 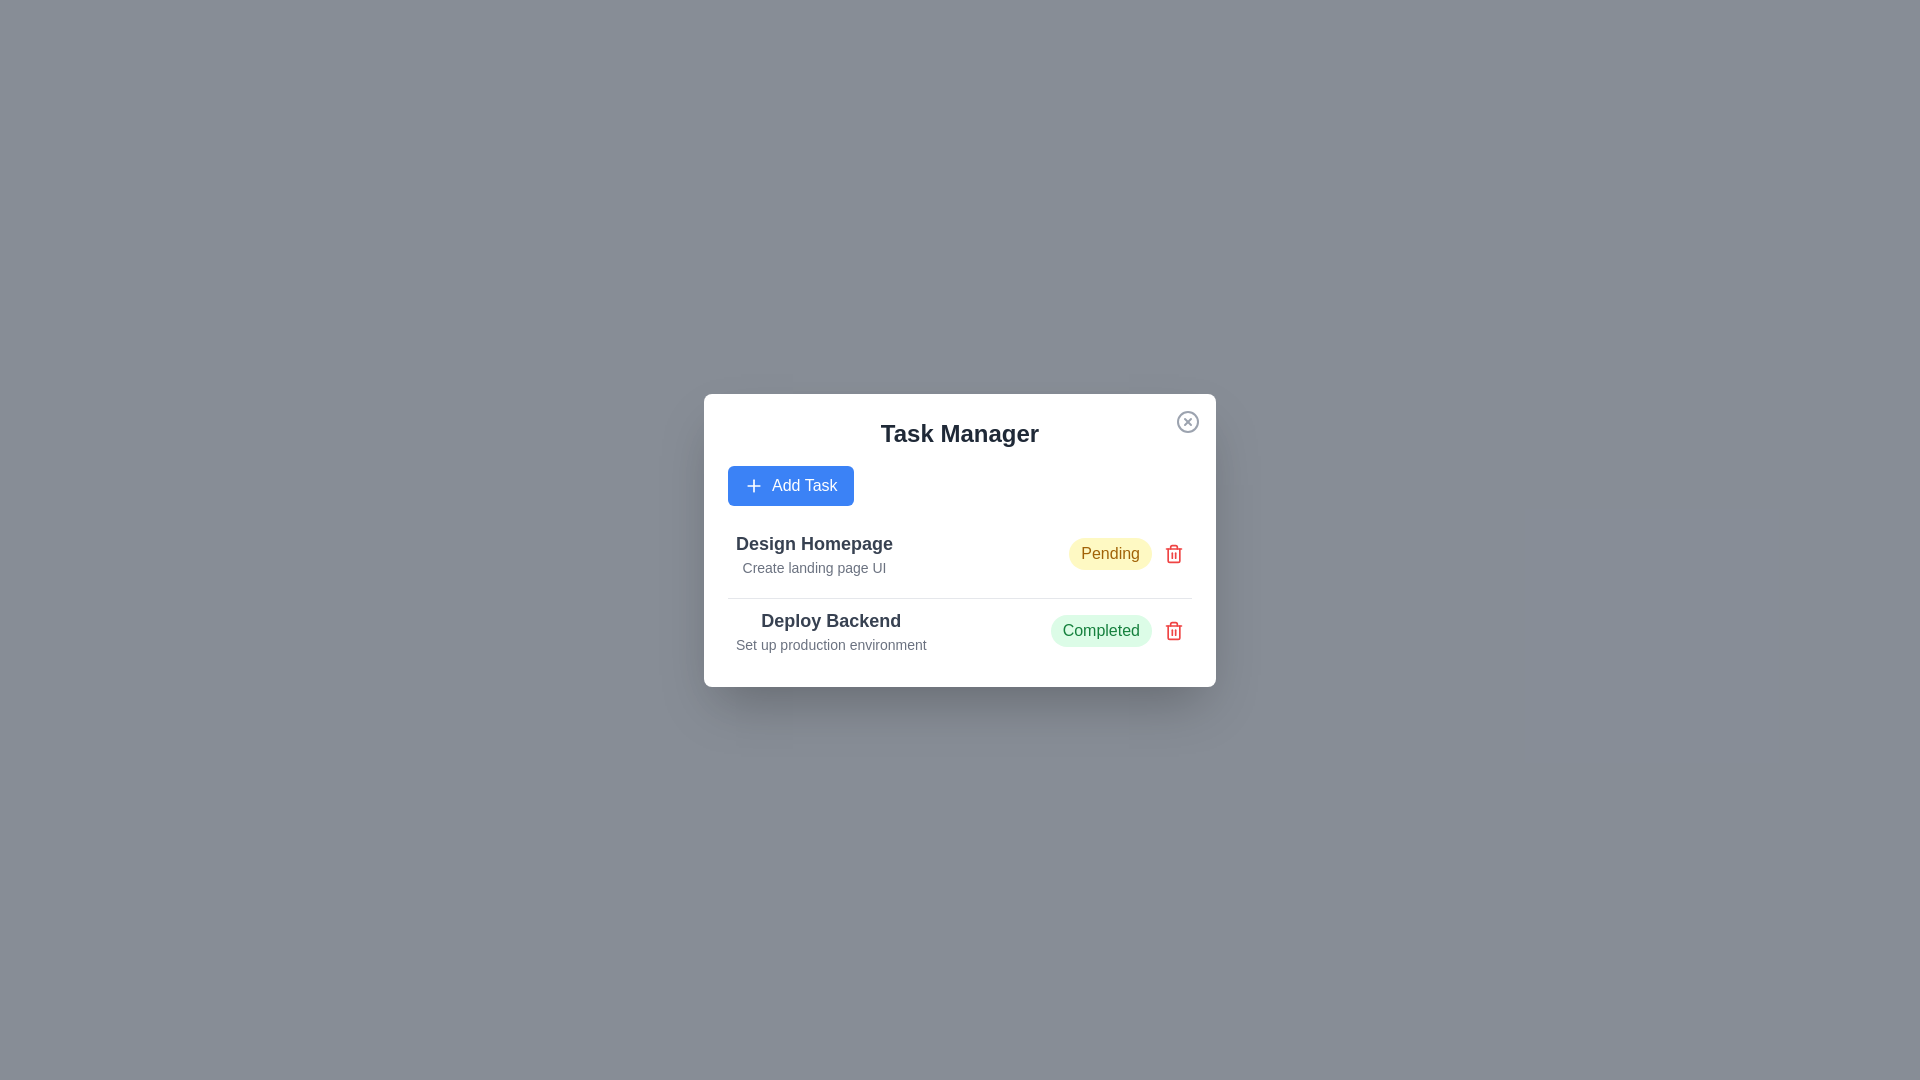 What do you see at coordinates (1174, 552) in the screenshot?
I see `the delete button located immediately to the right of the 'Pending' status label in the top task of the 'Task Manager' section` at bounding box center [1174, 552].